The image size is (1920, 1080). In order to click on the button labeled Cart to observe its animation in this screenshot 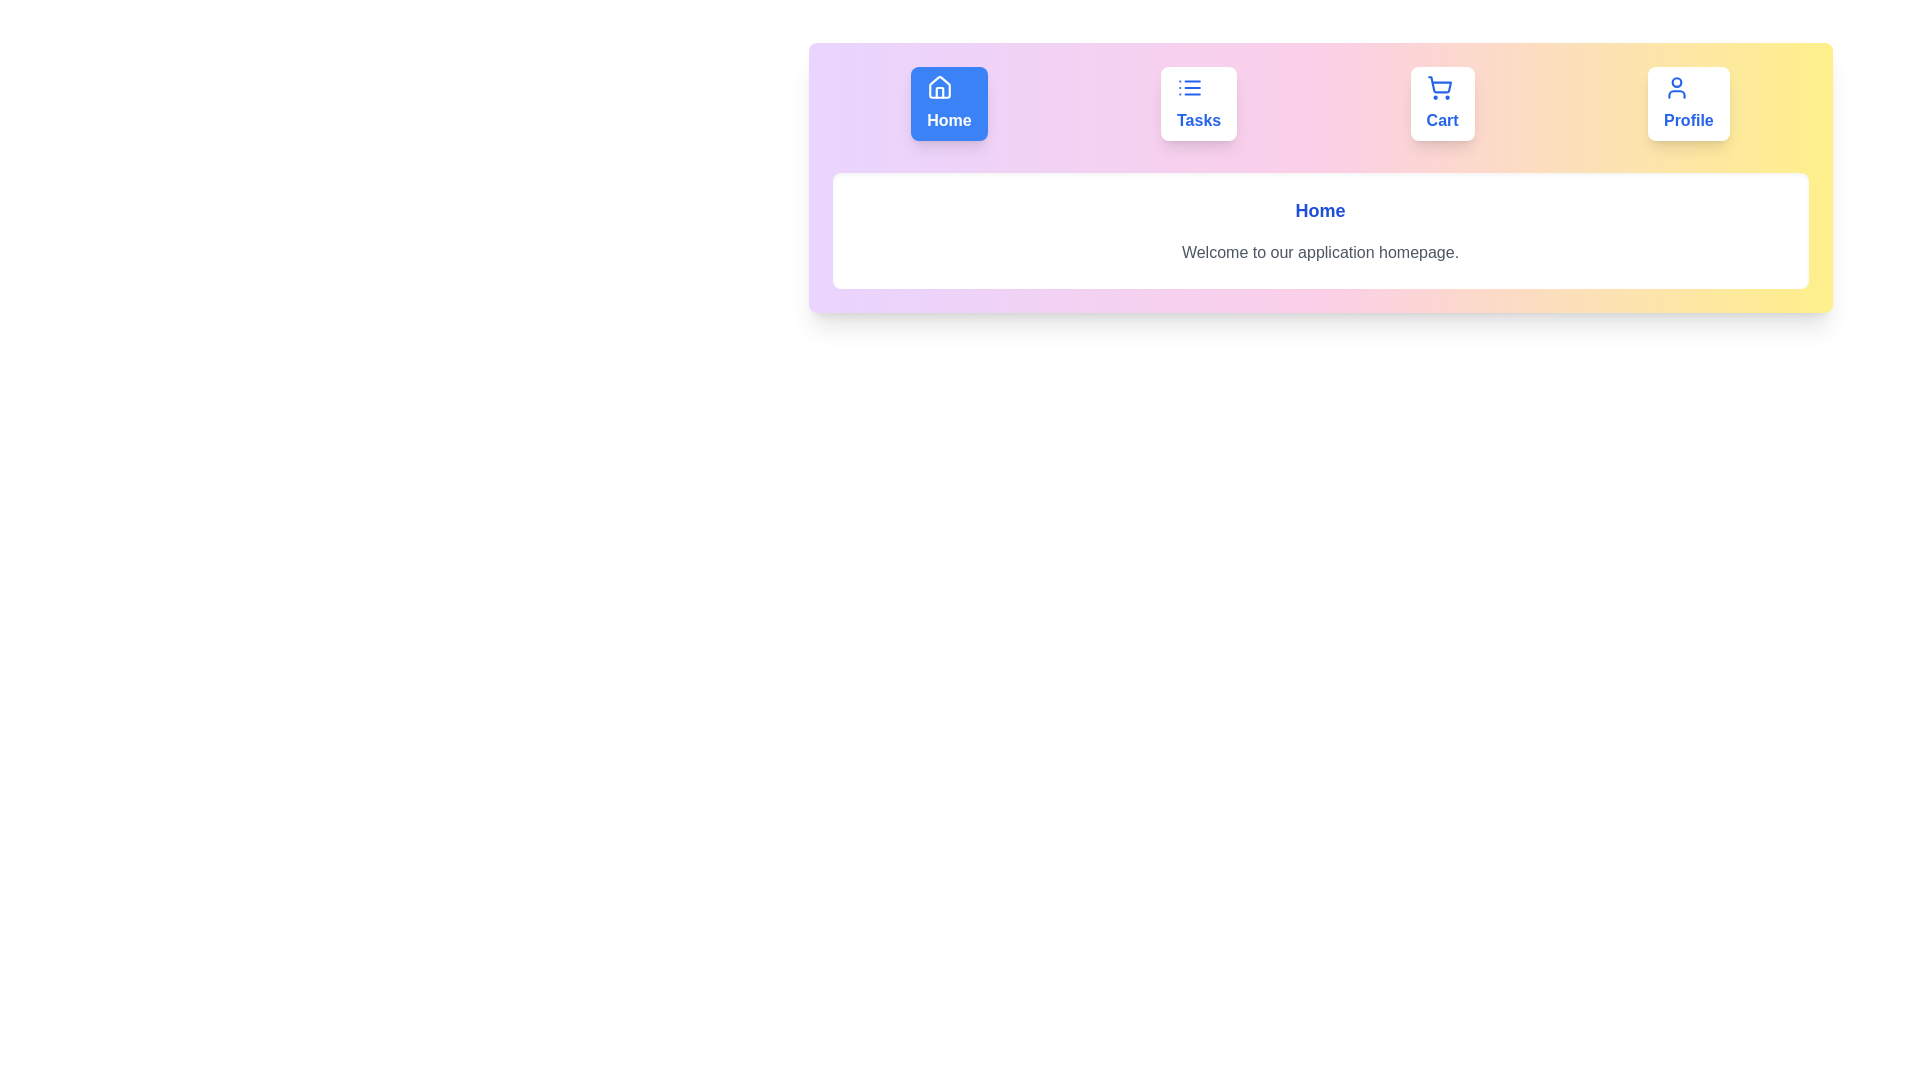, I will do `click(1441, 104)`.